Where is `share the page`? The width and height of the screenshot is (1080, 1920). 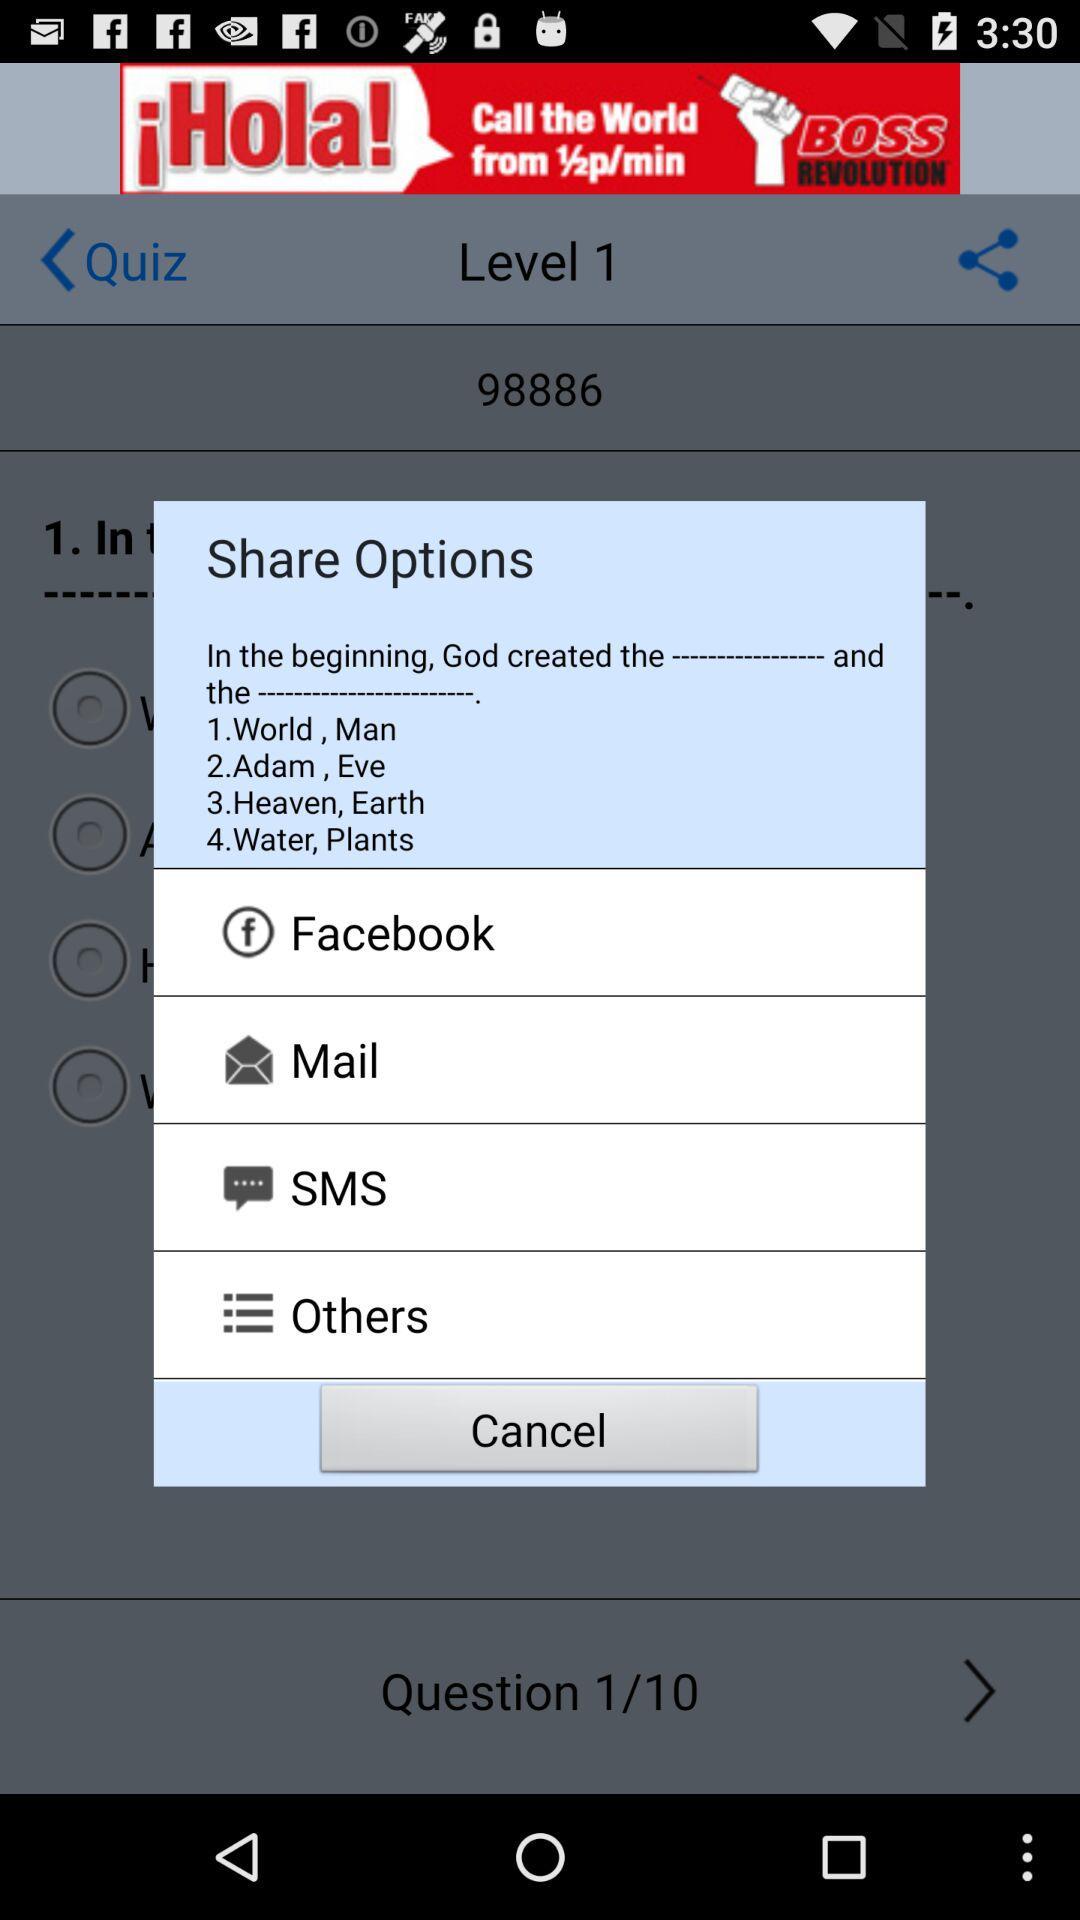
share the page is located at coordinates (987, 258).